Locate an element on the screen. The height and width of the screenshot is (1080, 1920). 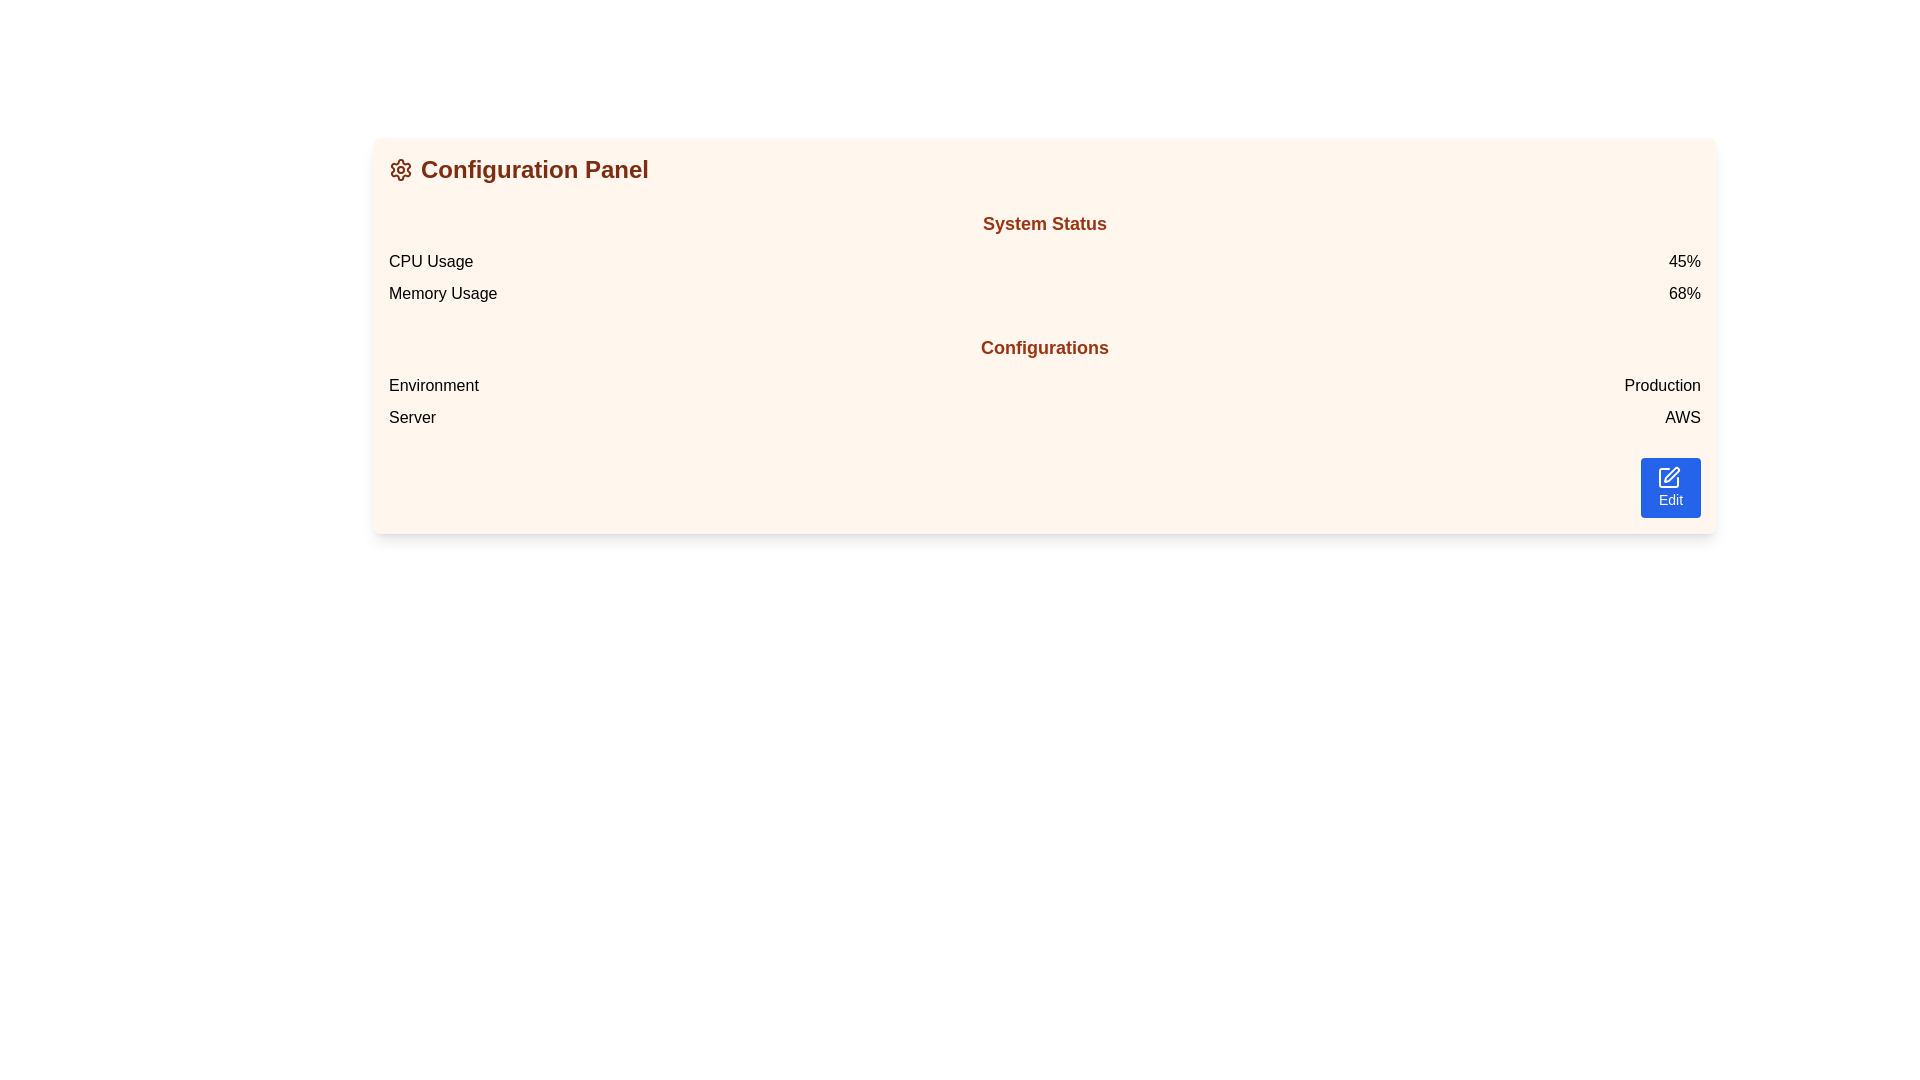
the 'Edit' button, which is a rounded rectangular button with a blue background and white text is located at coordinates (1670, 488).